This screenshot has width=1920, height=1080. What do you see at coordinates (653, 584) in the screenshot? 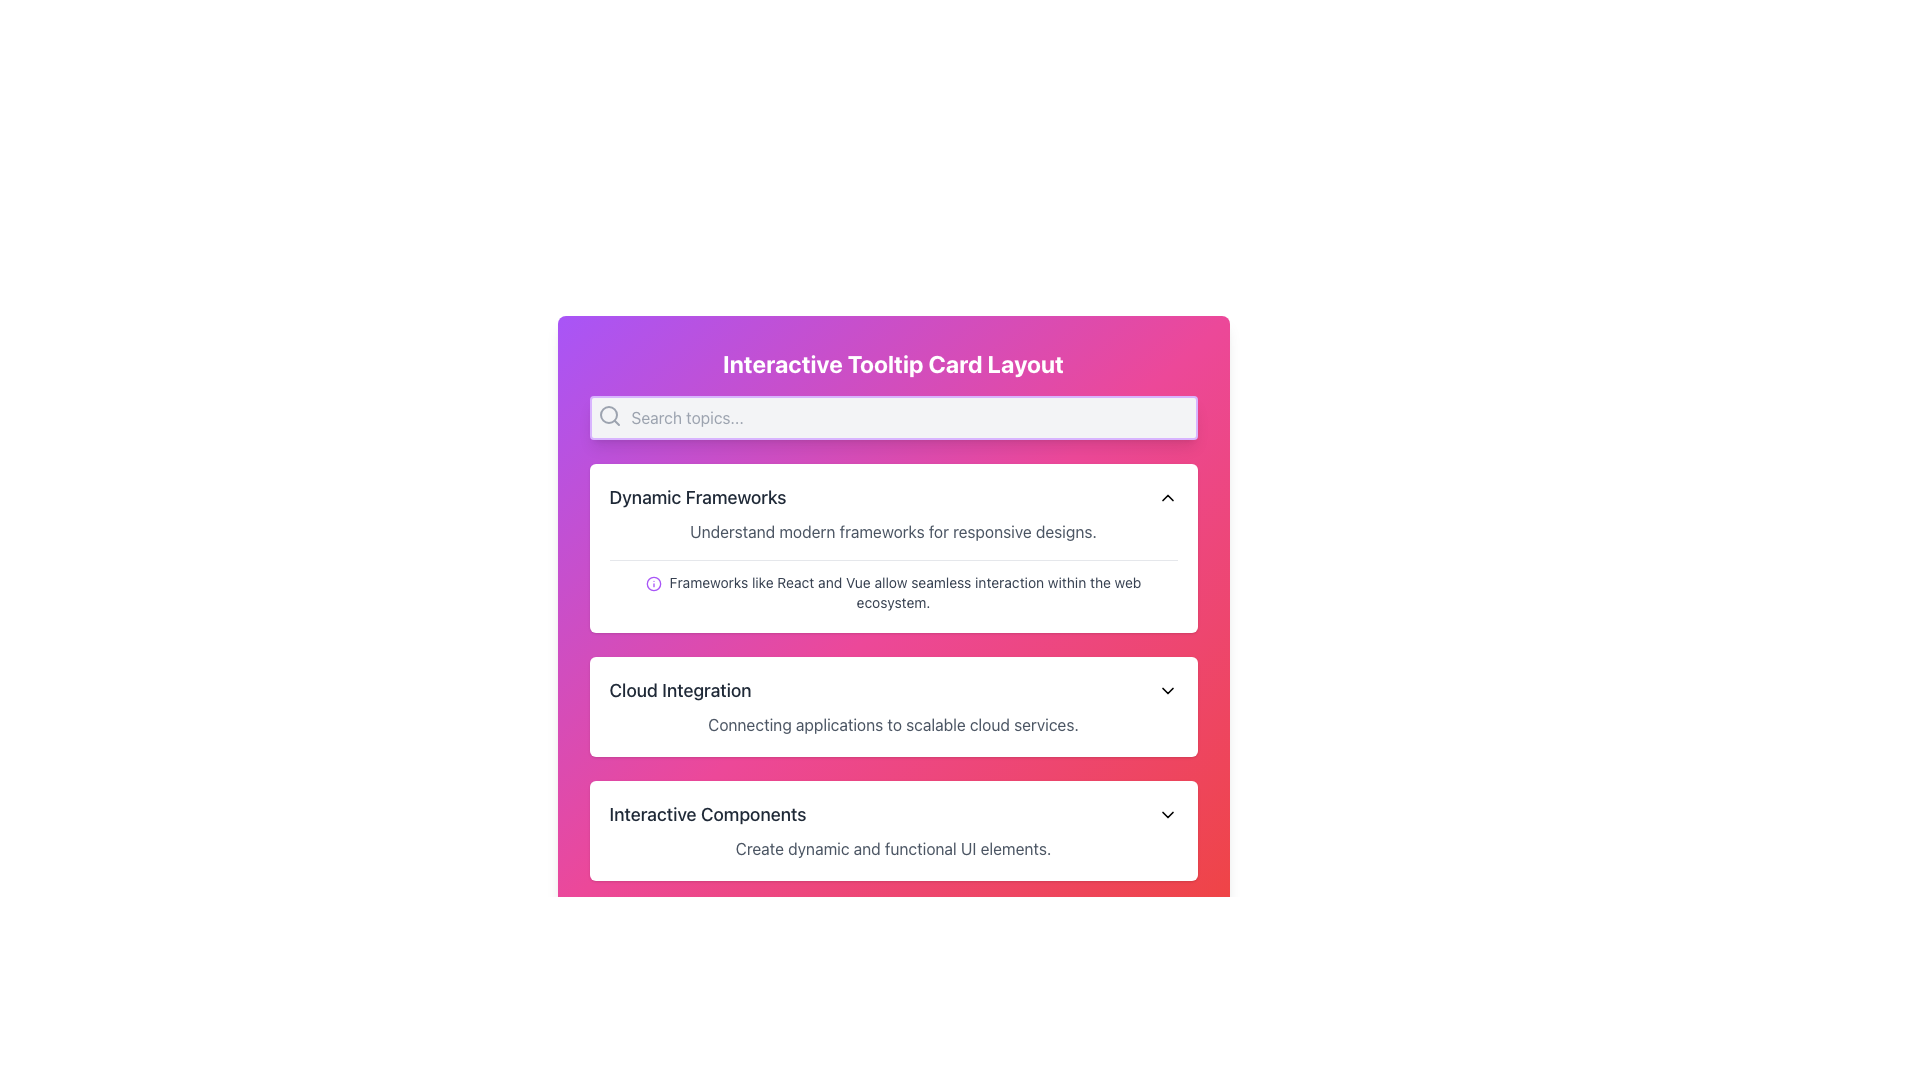
I see `the circular filled icon with a purple tint located to the left of the 'Dynamic Frameworks' header in the interface` at bounding box center [653, 584].